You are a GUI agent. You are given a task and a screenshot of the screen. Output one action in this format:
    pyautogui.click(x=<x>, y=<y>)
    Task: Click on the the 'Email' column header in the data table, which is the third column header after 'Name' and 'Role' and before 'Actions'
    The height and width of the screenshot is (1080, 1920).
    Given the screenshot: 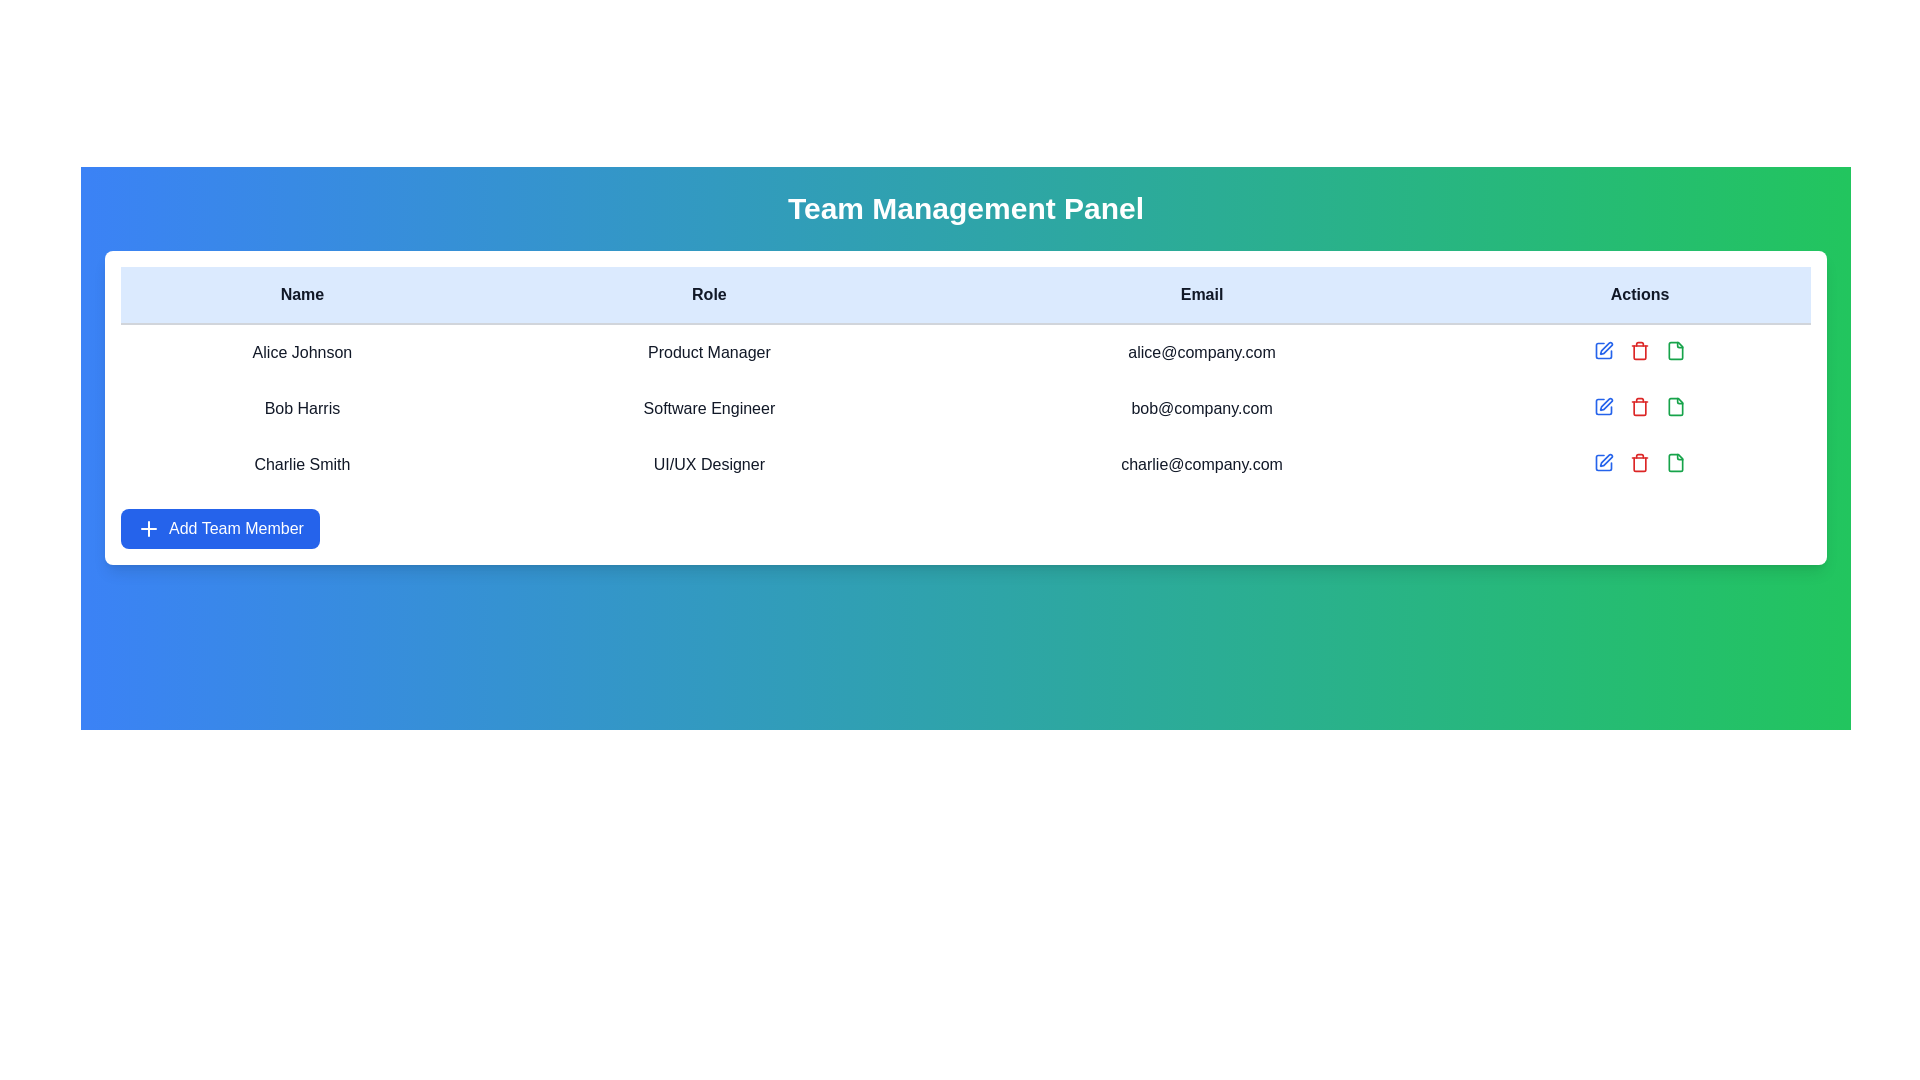 What is the action you would take?
    pyautogui.click(x=1201, y=295)
    